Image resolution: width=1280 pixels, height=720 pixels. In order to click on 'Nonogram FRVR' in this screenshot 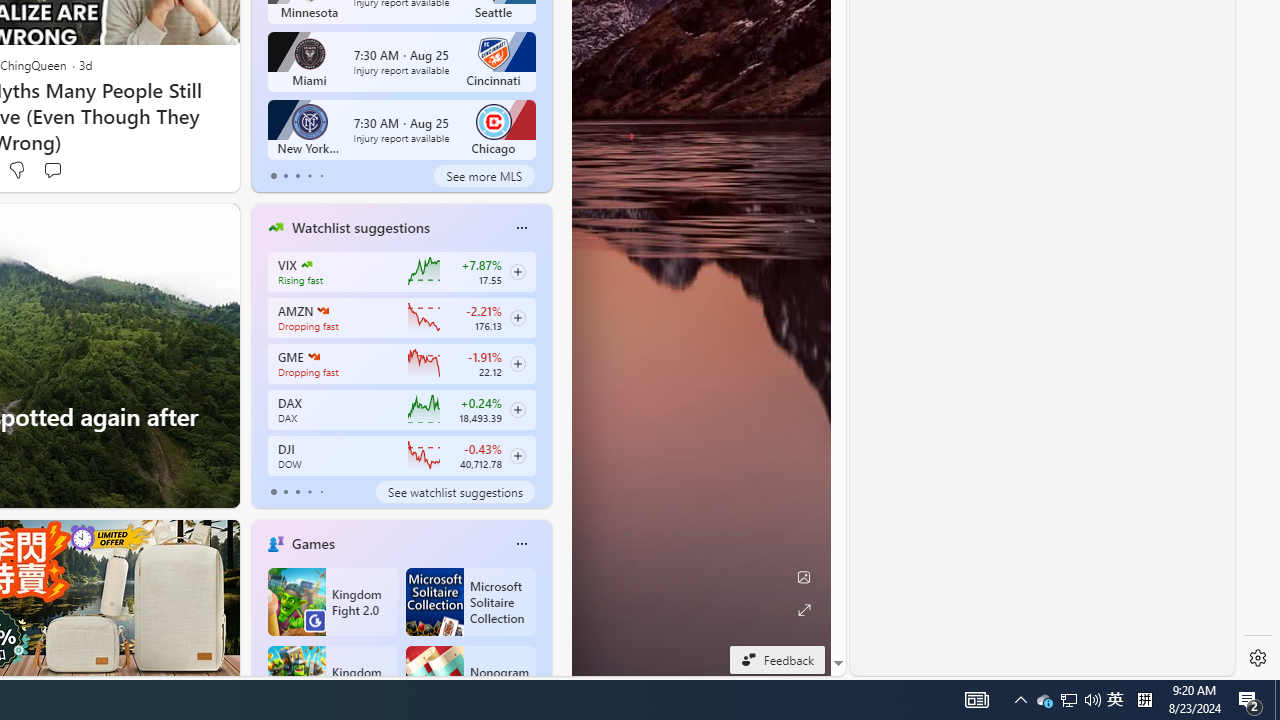, I will do `click(432, 679)`.